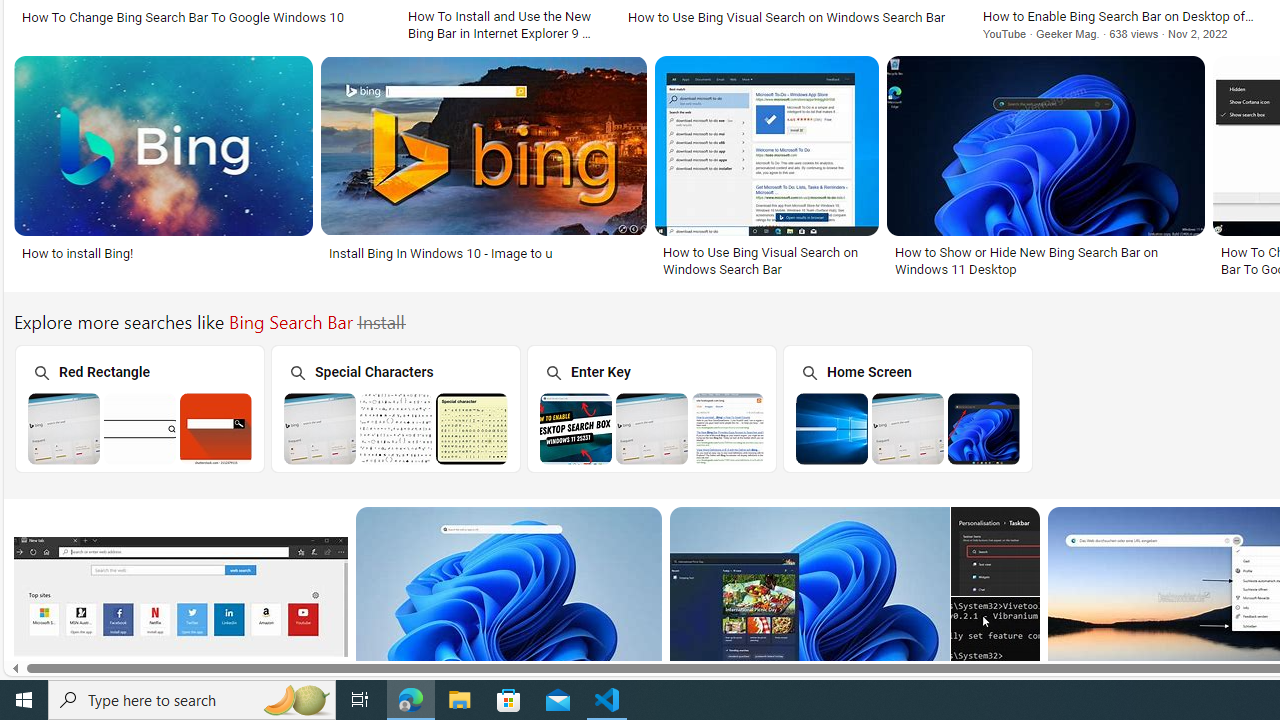 Image resolution: width=1280 pixels, height=720 pixels. I want to click on 'Bing Search Bar On Home Screen', so click(907, 427).